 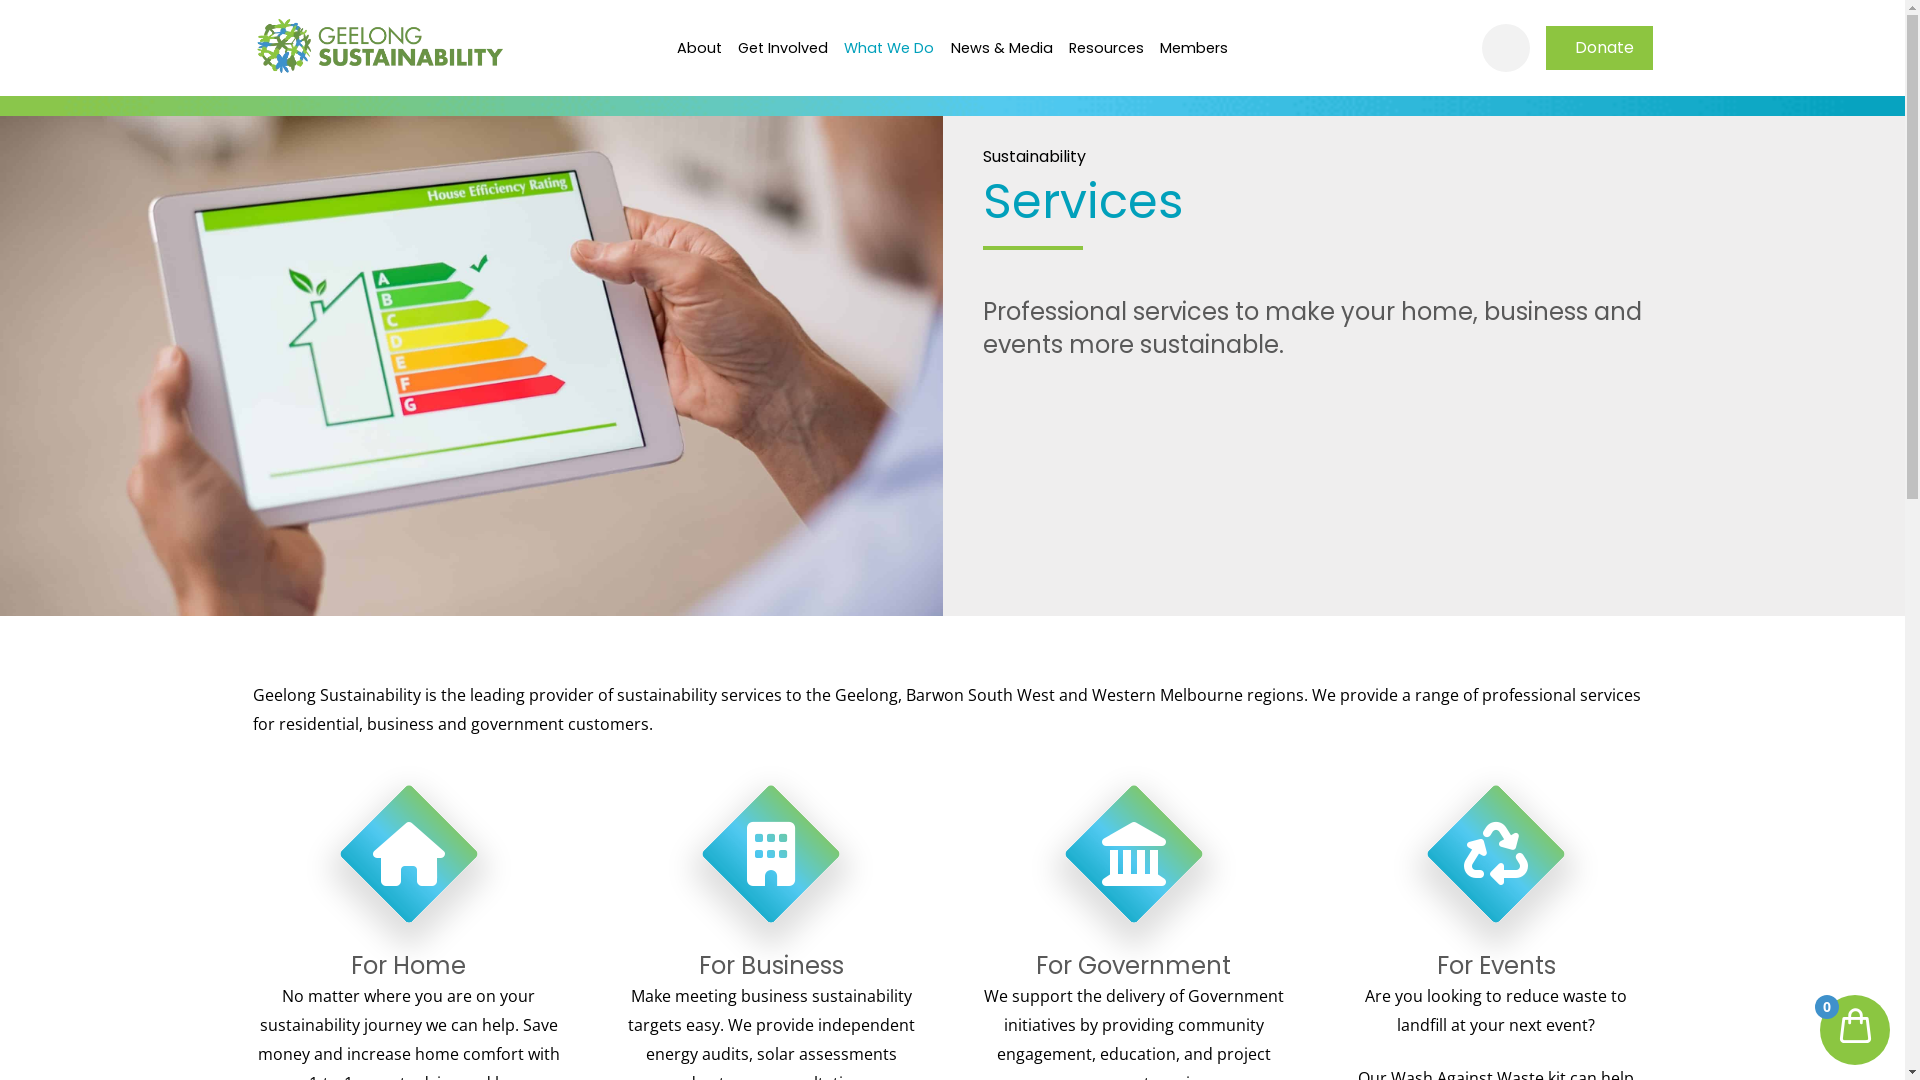 What do you see at coordinates (781, 46) in the screenshot?
I see `'Get Involved'` at bounding box center [781, 46].